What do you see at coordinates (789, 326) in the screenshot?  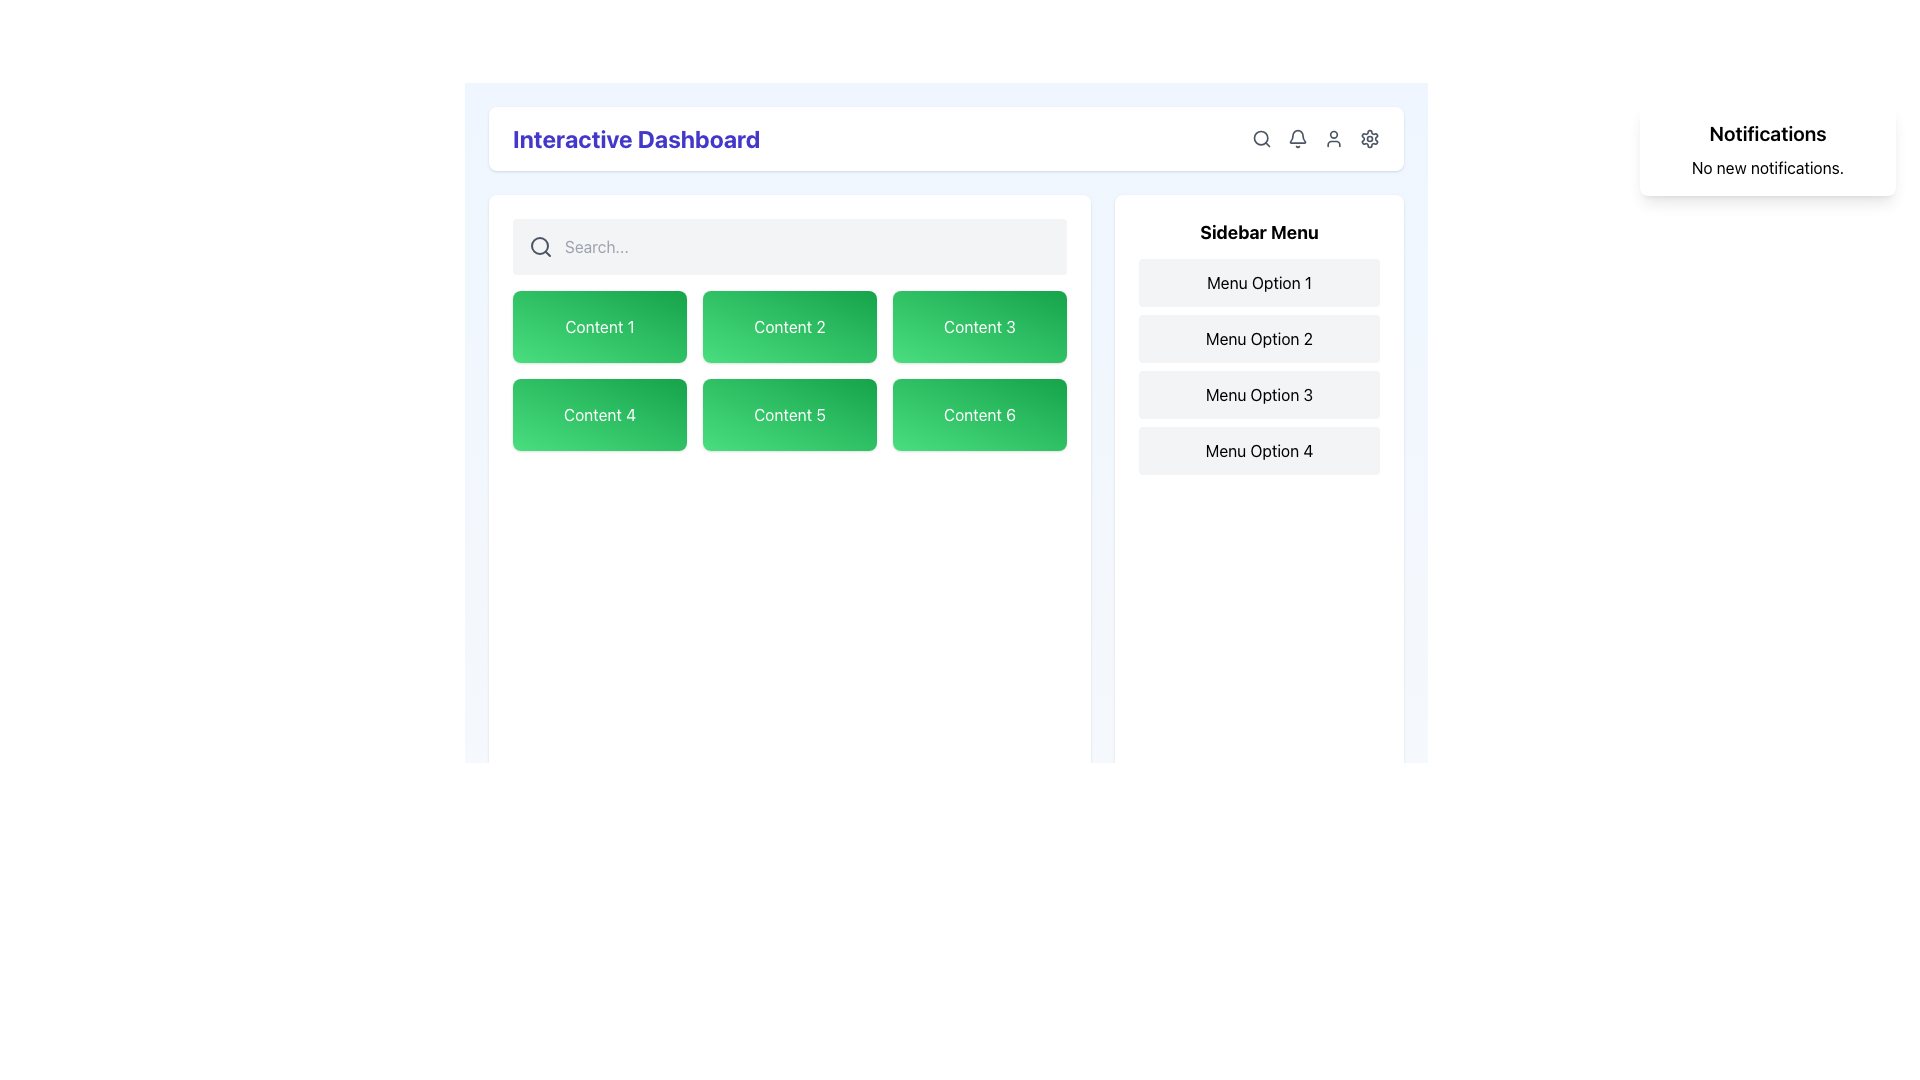 I see `the button labeled 'Content 2', which is a rectangular button with rounded edges, featuring a gradient background from light green to dark green and white centered text` at bounding box center [789, 326].